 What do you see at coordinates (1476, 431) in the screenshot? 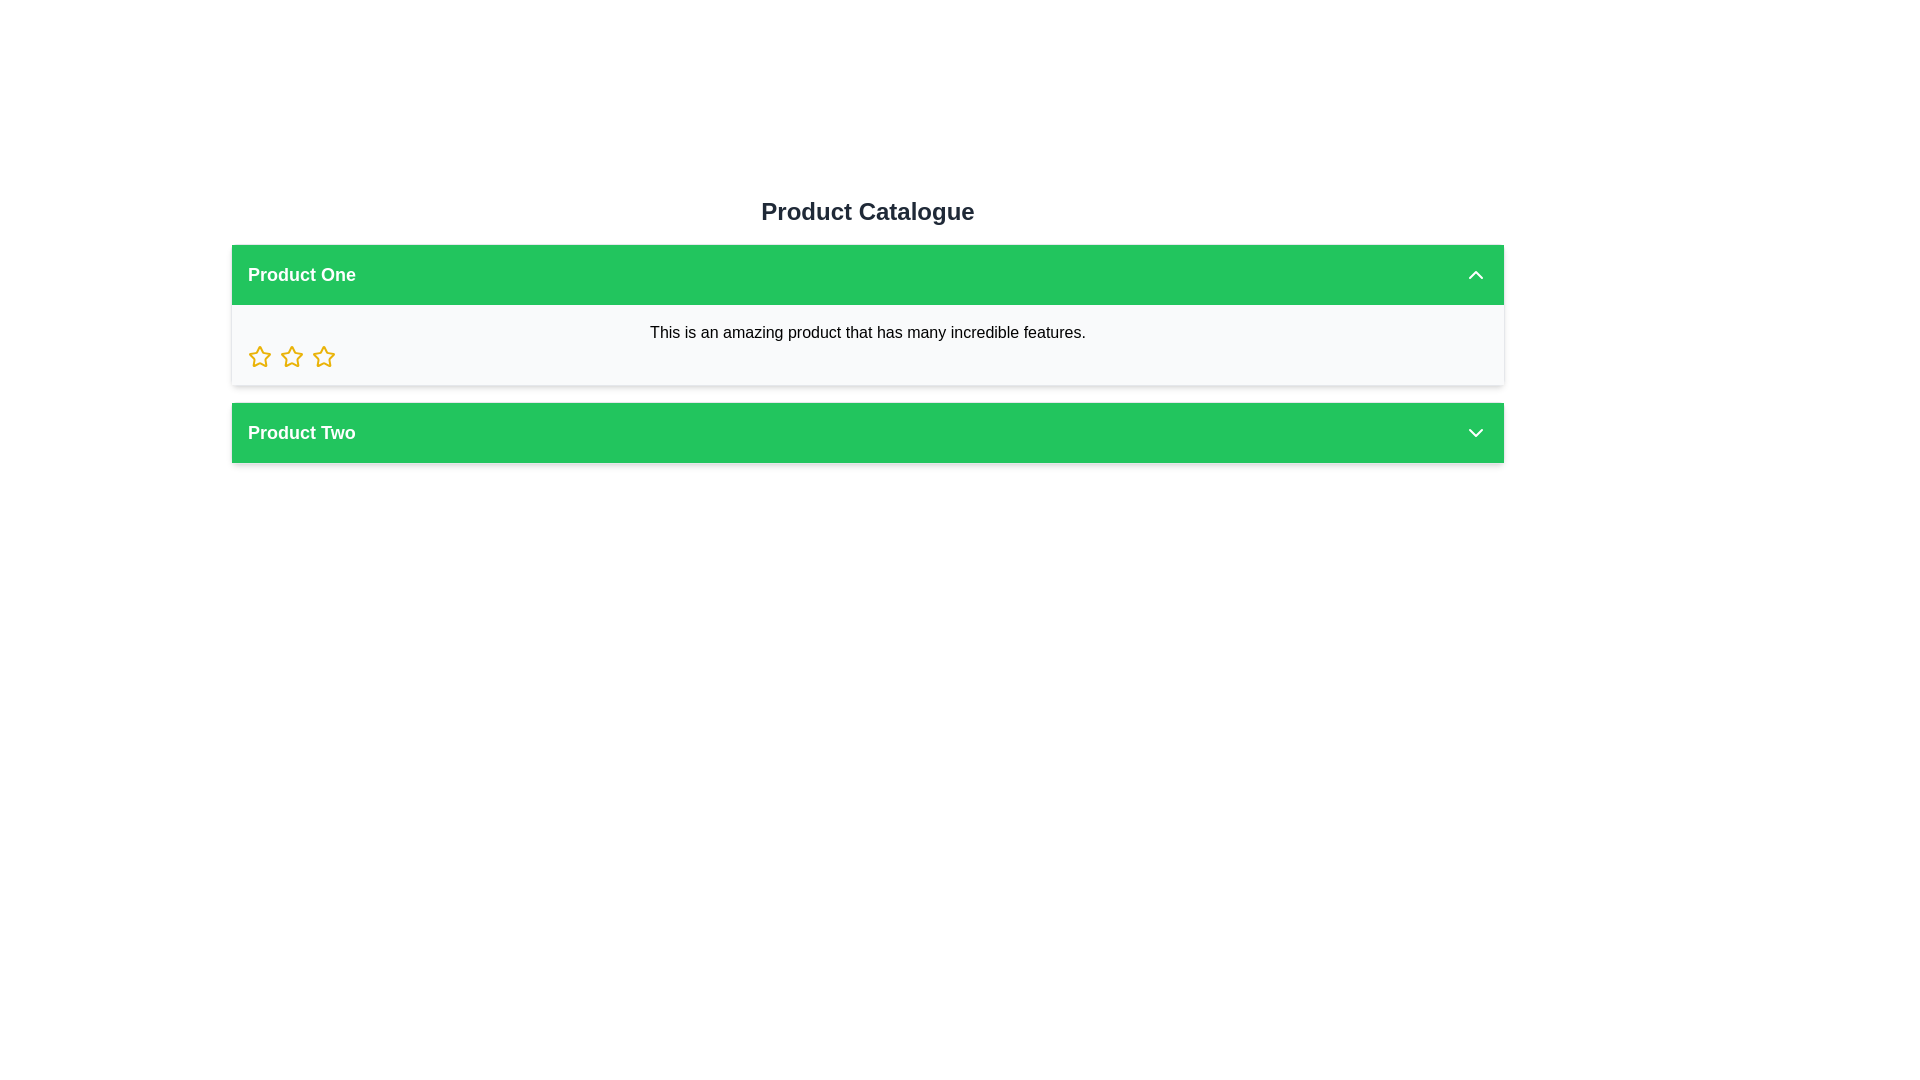
I see `the white downward-pointing arrow icon located at the rightmost part of the 'Product Two' section` at bounding box center [1476, 431].